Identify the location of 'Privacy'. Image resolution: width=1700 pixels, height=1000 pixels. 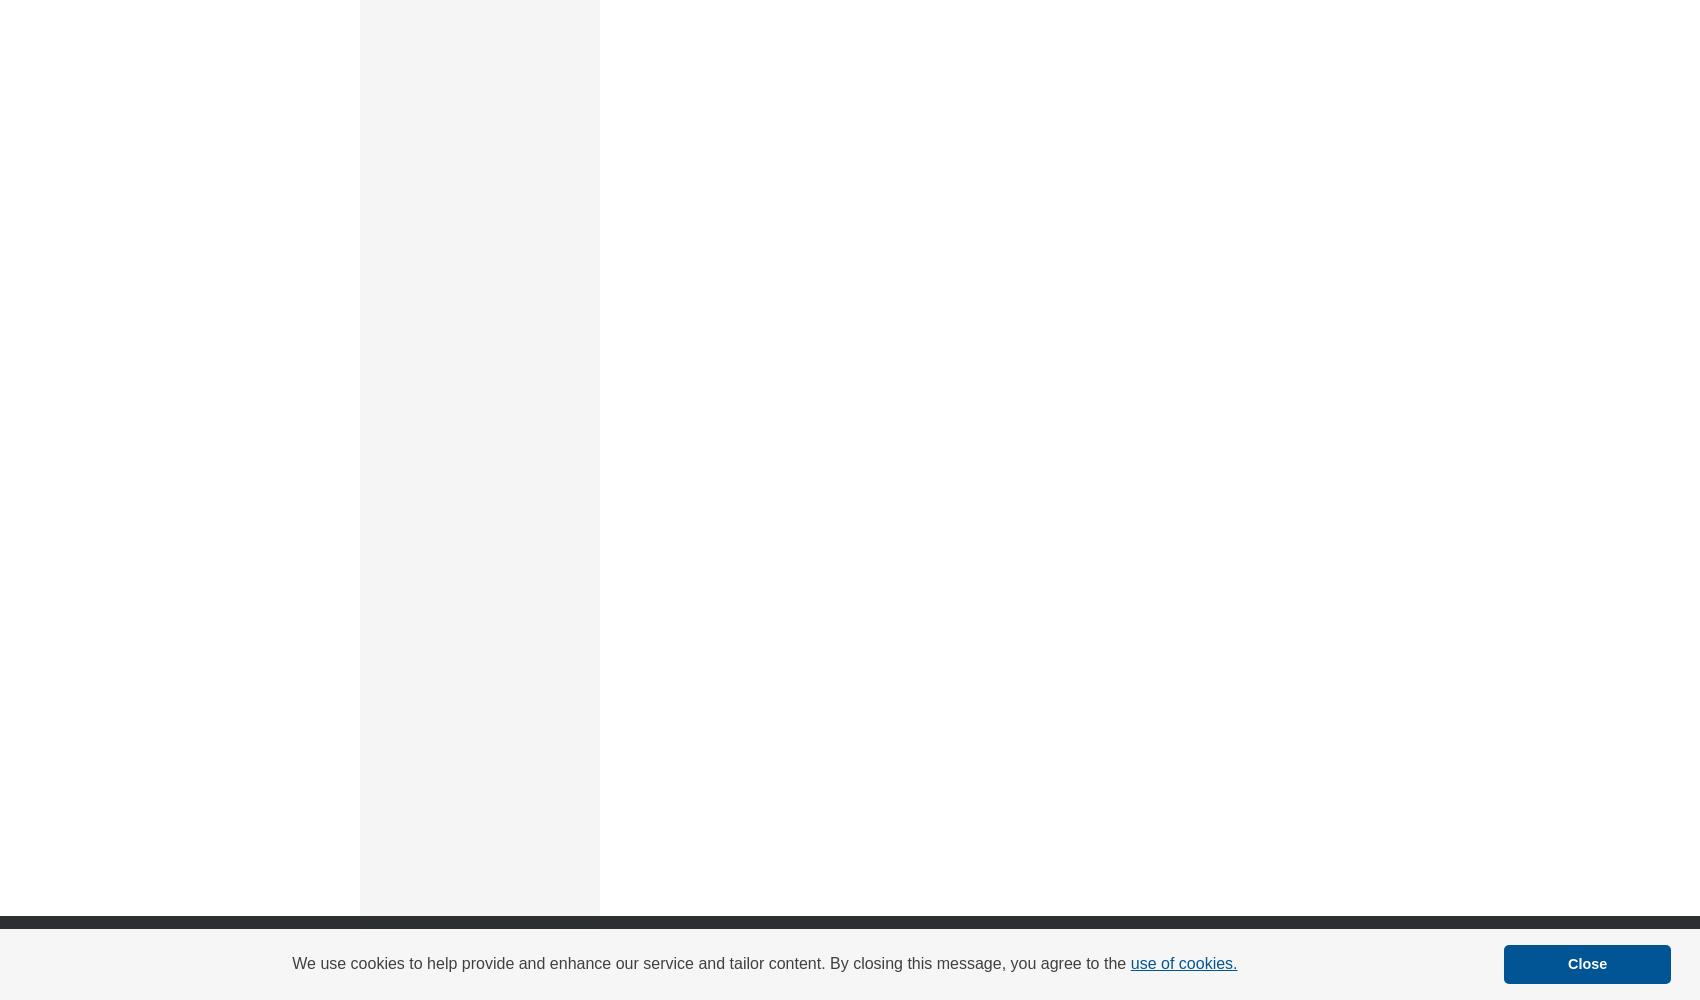
(647, 970).